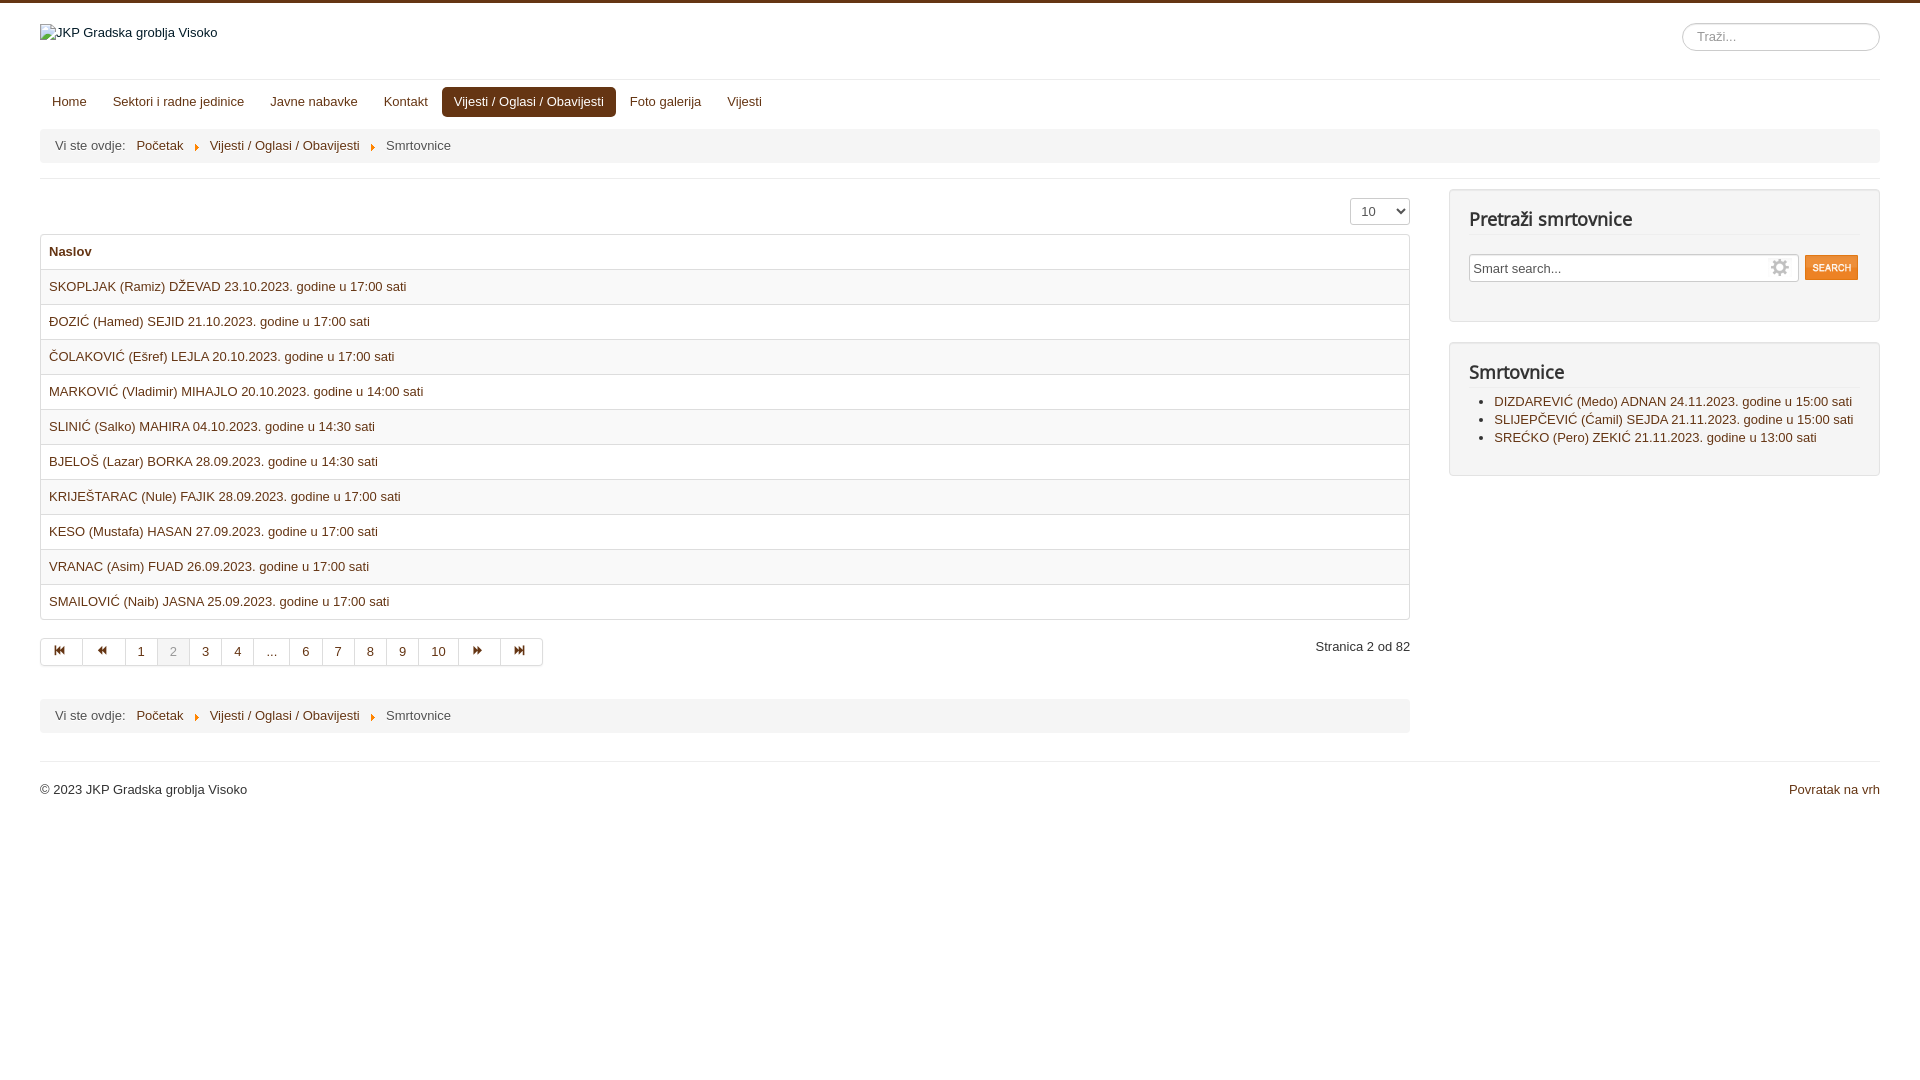  What do you see at coordinates (221, 651) in the screenshot?
I see `'4'` at bounding box center [221, 651].